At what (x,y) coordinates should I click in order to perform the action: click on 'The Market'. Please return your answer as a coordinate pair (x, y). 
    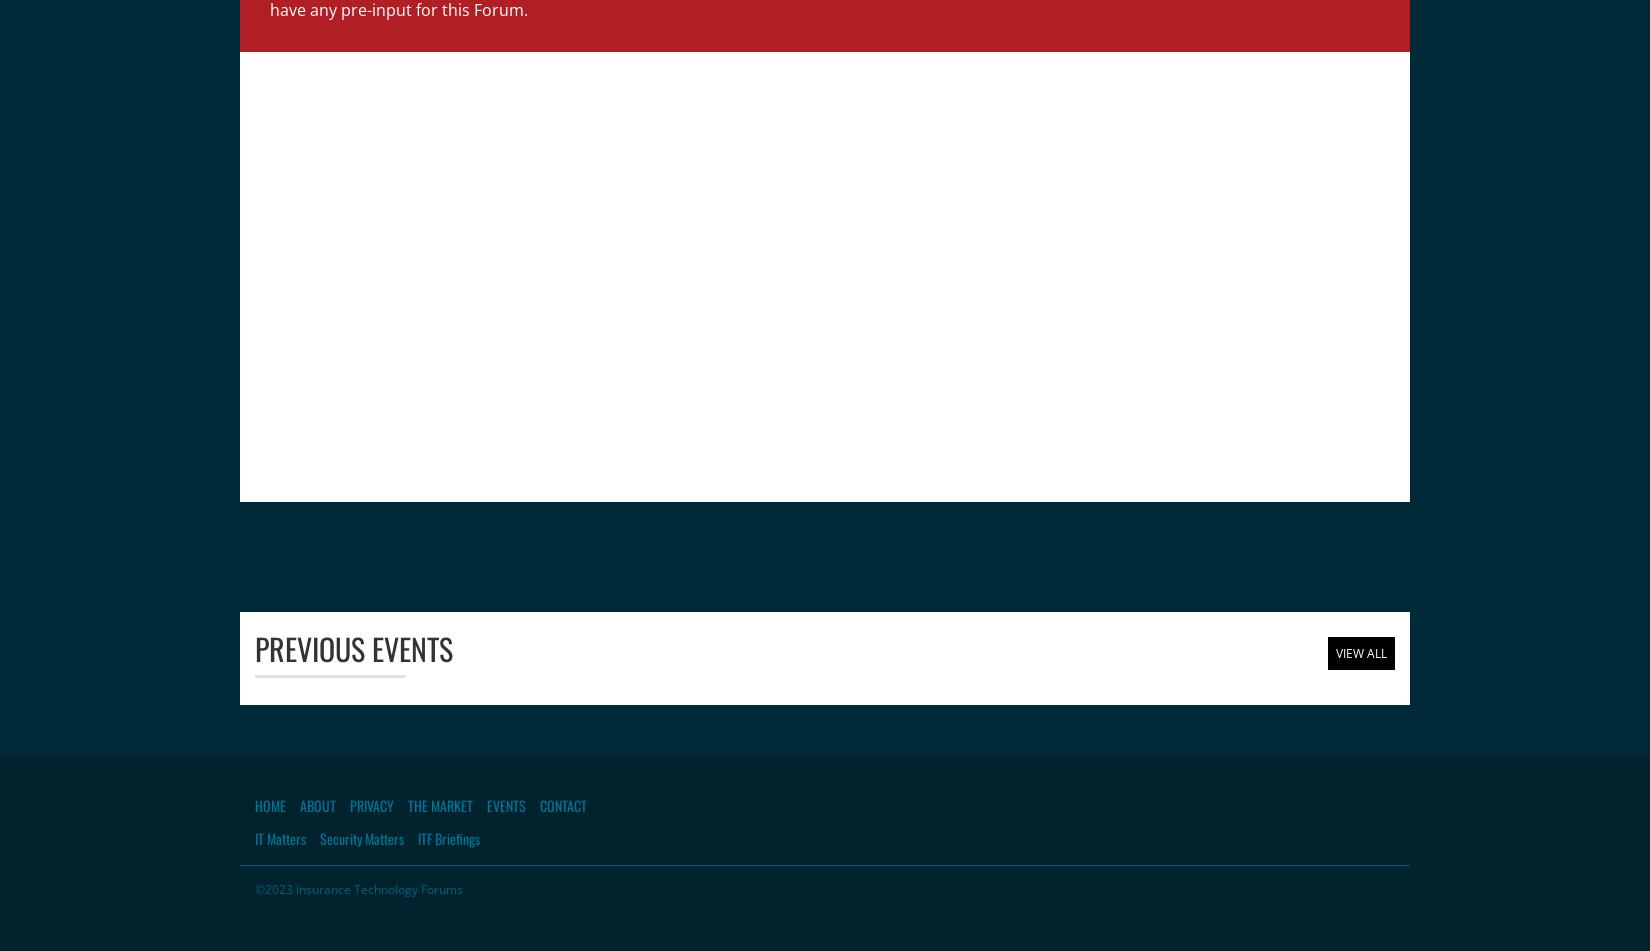
    Looking at the image, I should click on (439, 803).